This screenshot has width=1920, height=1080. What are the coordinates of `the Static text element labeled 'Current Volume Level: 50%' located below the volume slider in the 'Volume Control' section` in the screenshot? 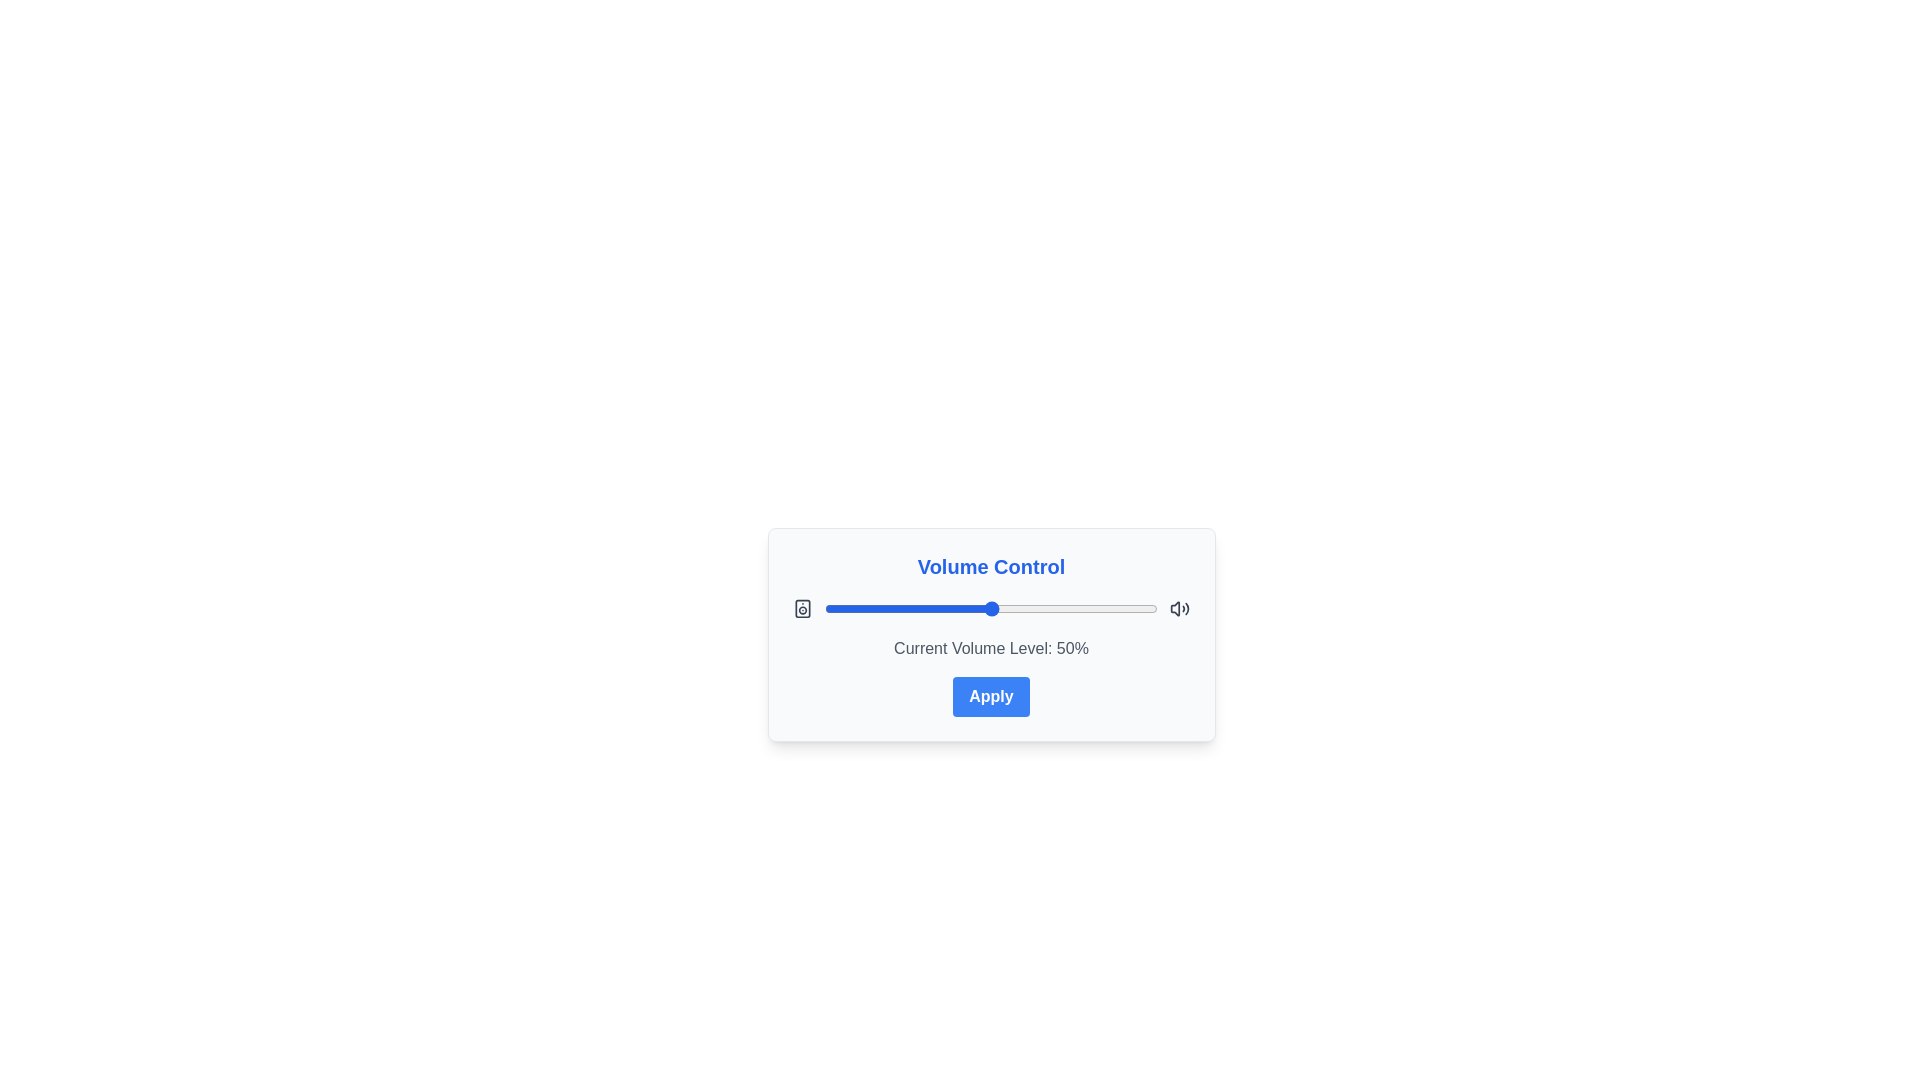 It's located at (991, 648).